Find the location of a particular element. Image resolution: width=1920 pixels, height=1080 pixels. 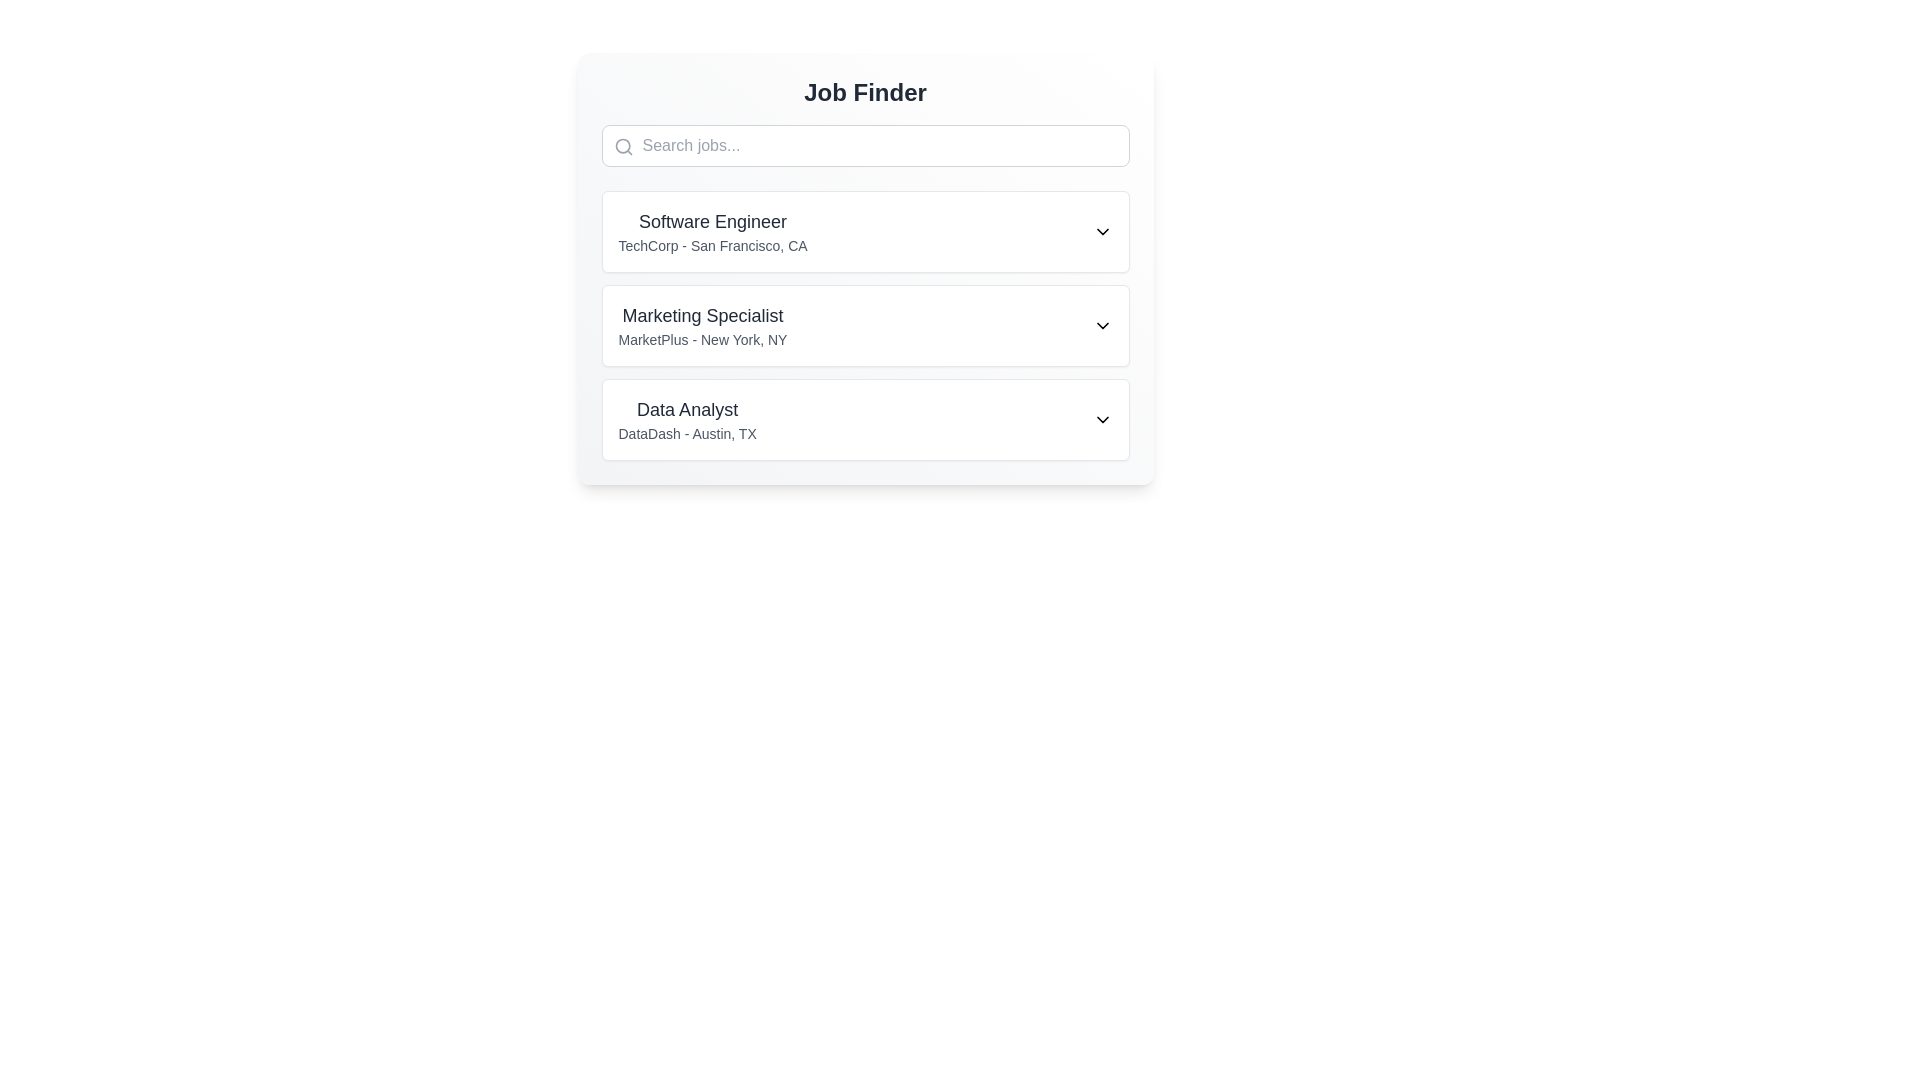

the magnifying glass icon representing the search functionality located on the left side of the search input field under the 'Job Finder' title is located at coordinates (622, 145).